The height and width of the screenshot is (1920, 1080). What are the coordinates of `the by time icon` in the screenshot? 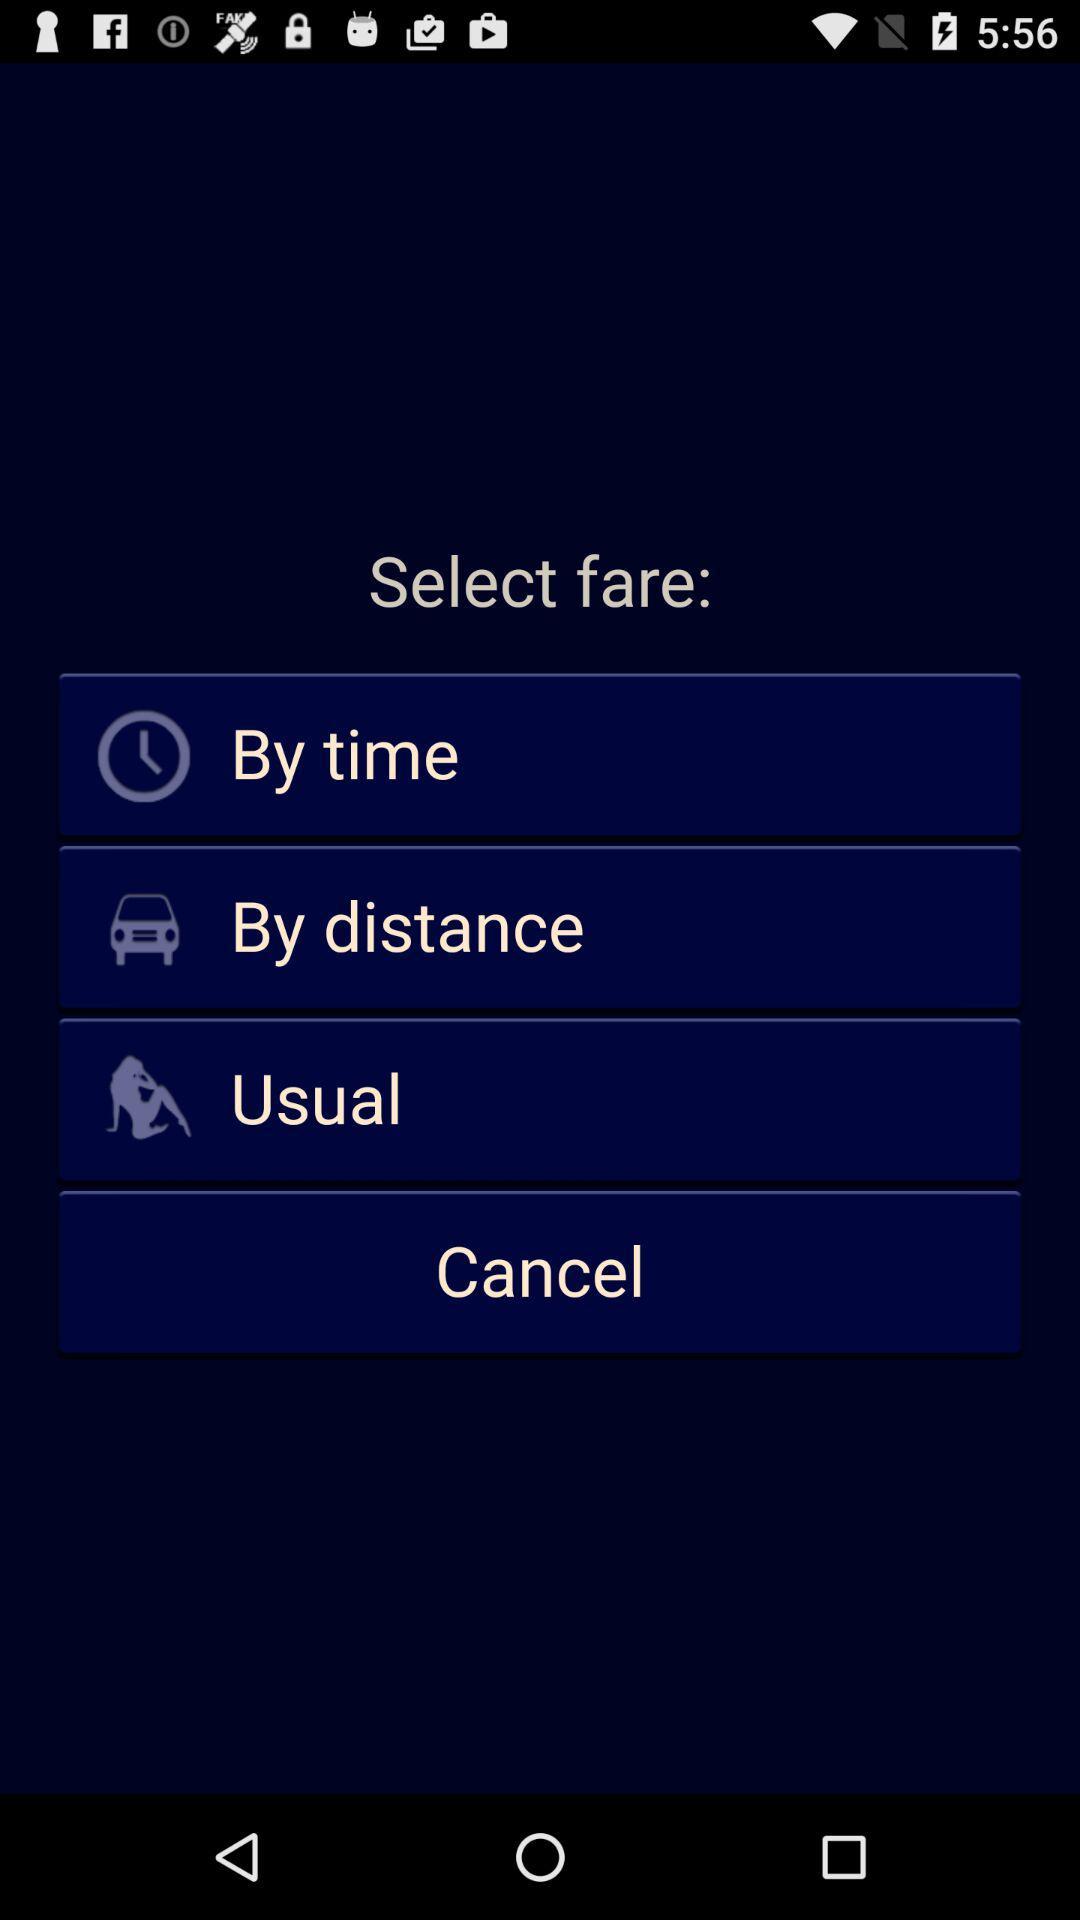 It's located at (540, 755).